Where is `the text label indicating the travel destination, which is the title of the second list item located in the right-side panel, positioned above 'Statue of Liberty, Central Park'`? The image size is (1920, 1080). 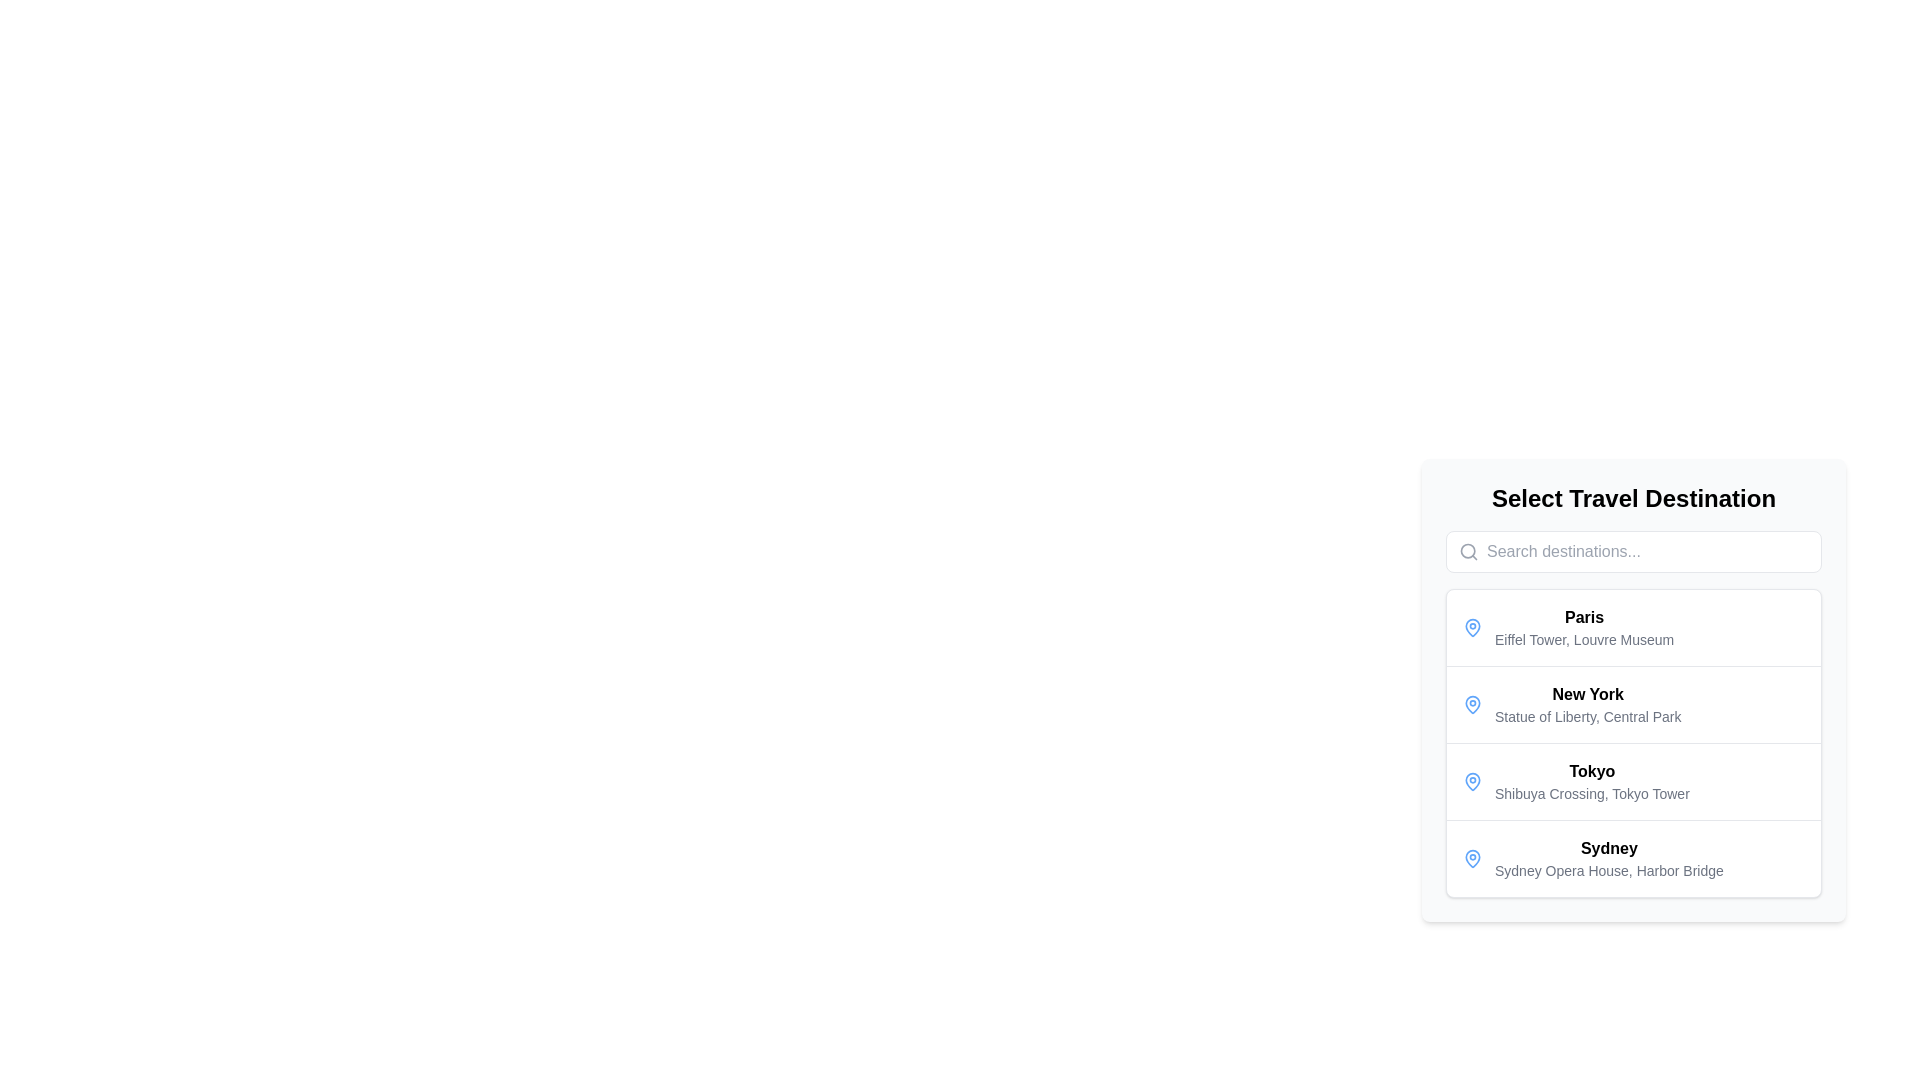
the text label indicating the travel destination, which is the title of the second list item located in the right-side panel, positioned above 'Statue of Liberty, Central Park' is located at coordinates (1587, 693).